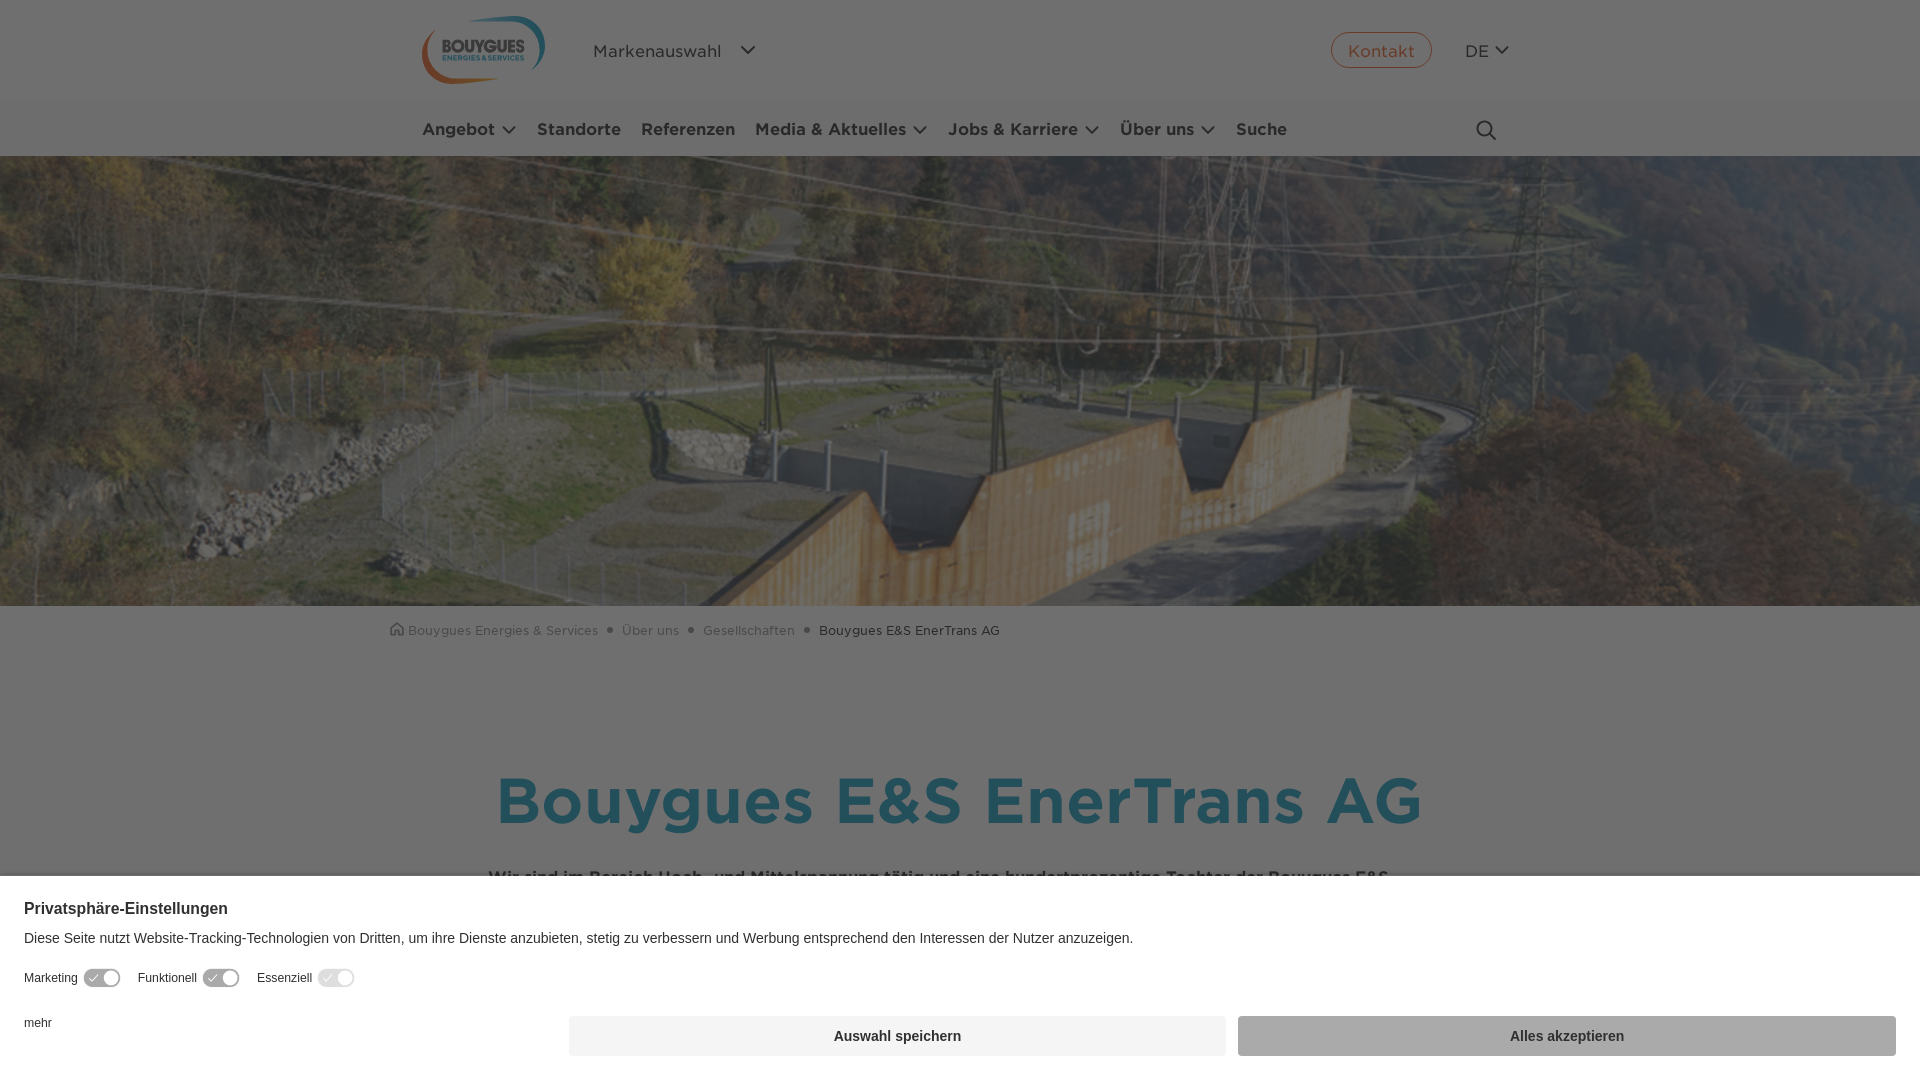  What do you see at coordinates (687, 127) in the screenshot?
I see `'Referenzen'` at bounding box center [687, 127].